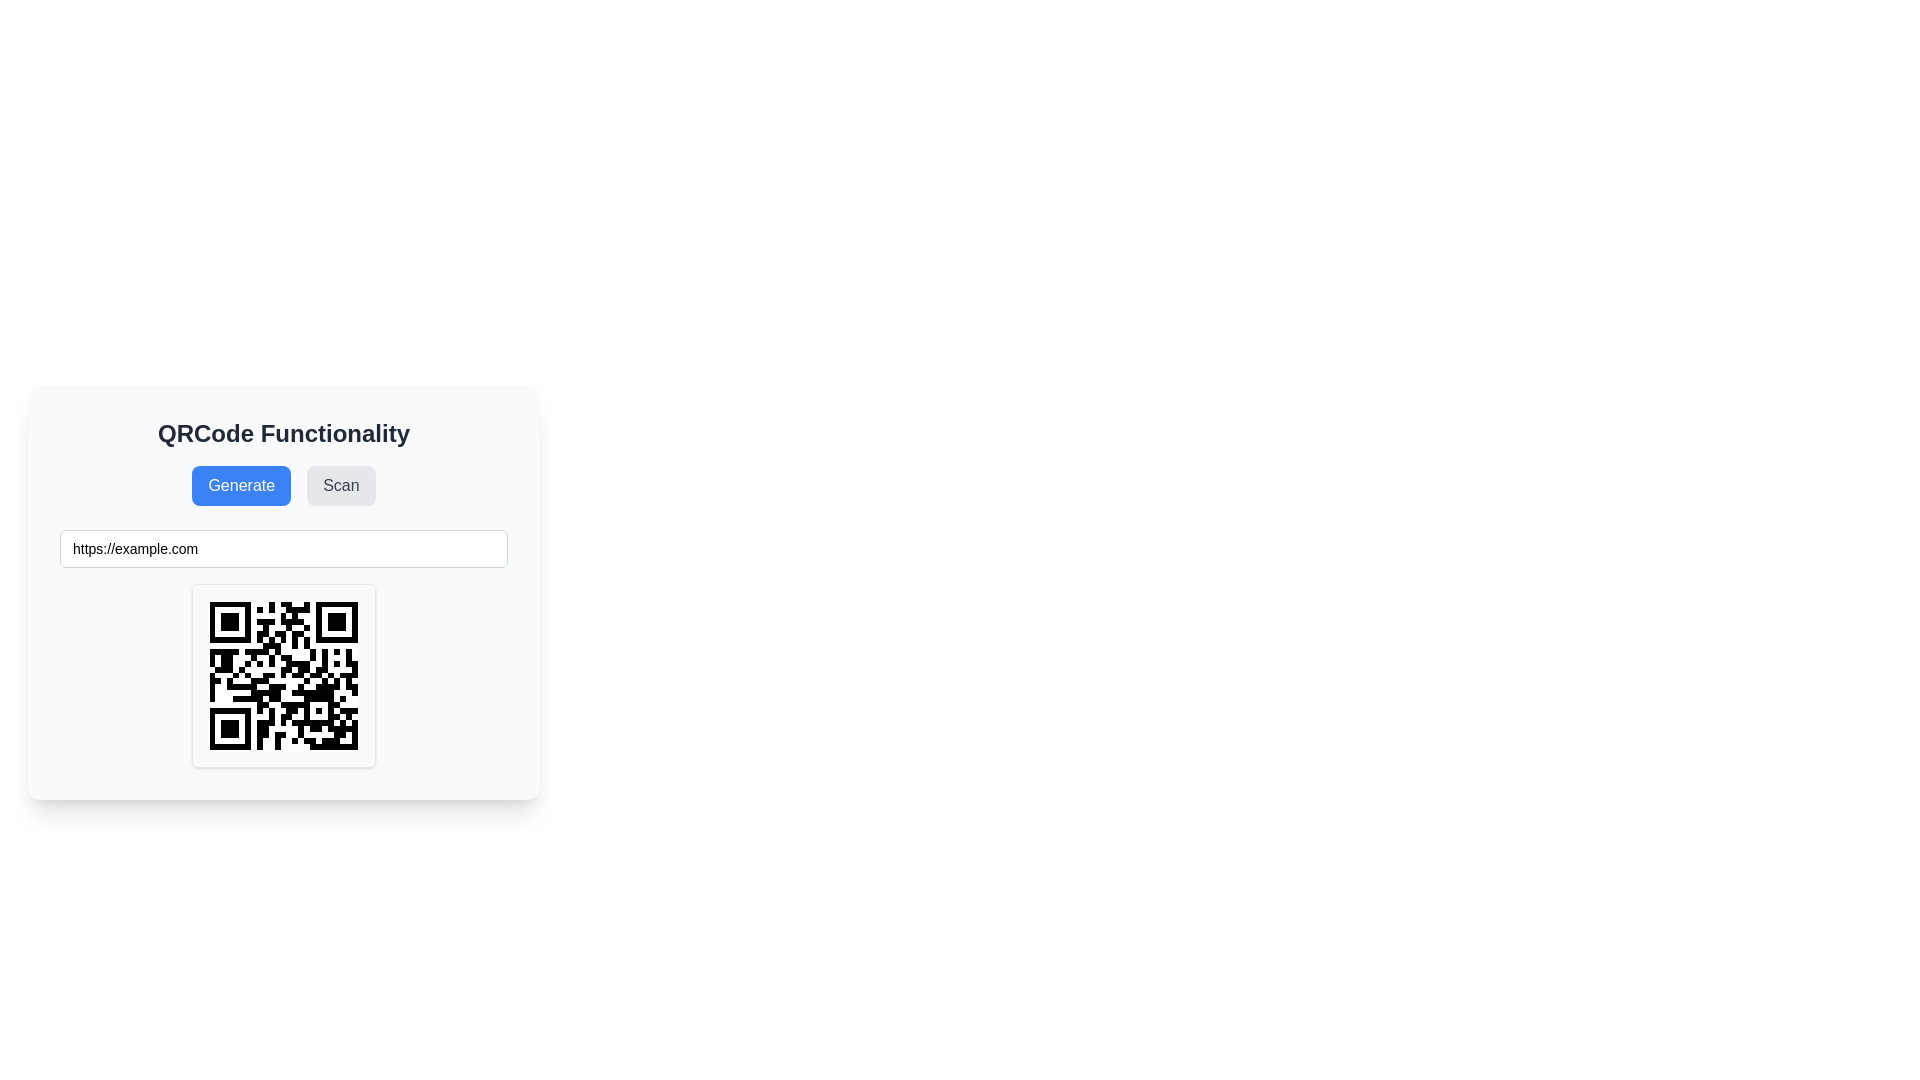  What do you see at coordinates (282, 486) in the screenshot?
I see `the 'Generate' and 'Scan' buttons in the QR code functionality control panel, which is located beneath the header 'QRCode Functionality'` at bounding box center [282, 486].